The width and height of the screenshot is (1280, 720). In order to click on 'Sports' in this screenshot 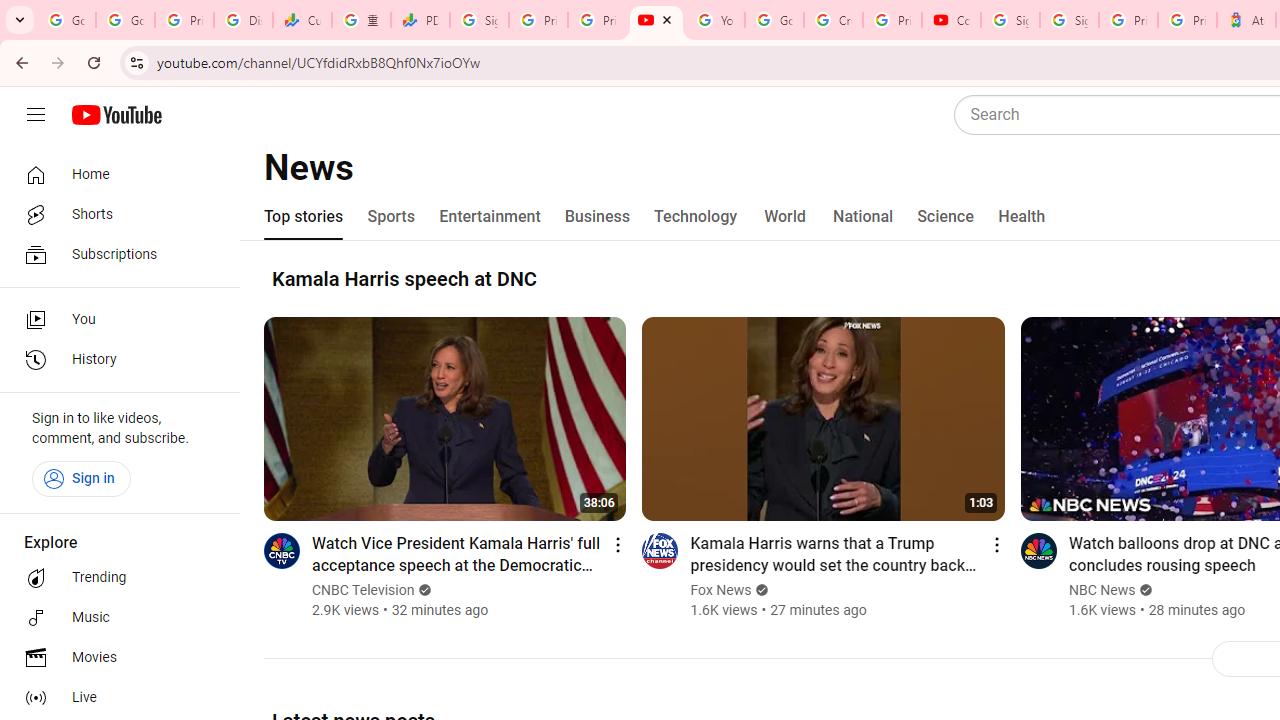, I will do `click(391, 217)`.